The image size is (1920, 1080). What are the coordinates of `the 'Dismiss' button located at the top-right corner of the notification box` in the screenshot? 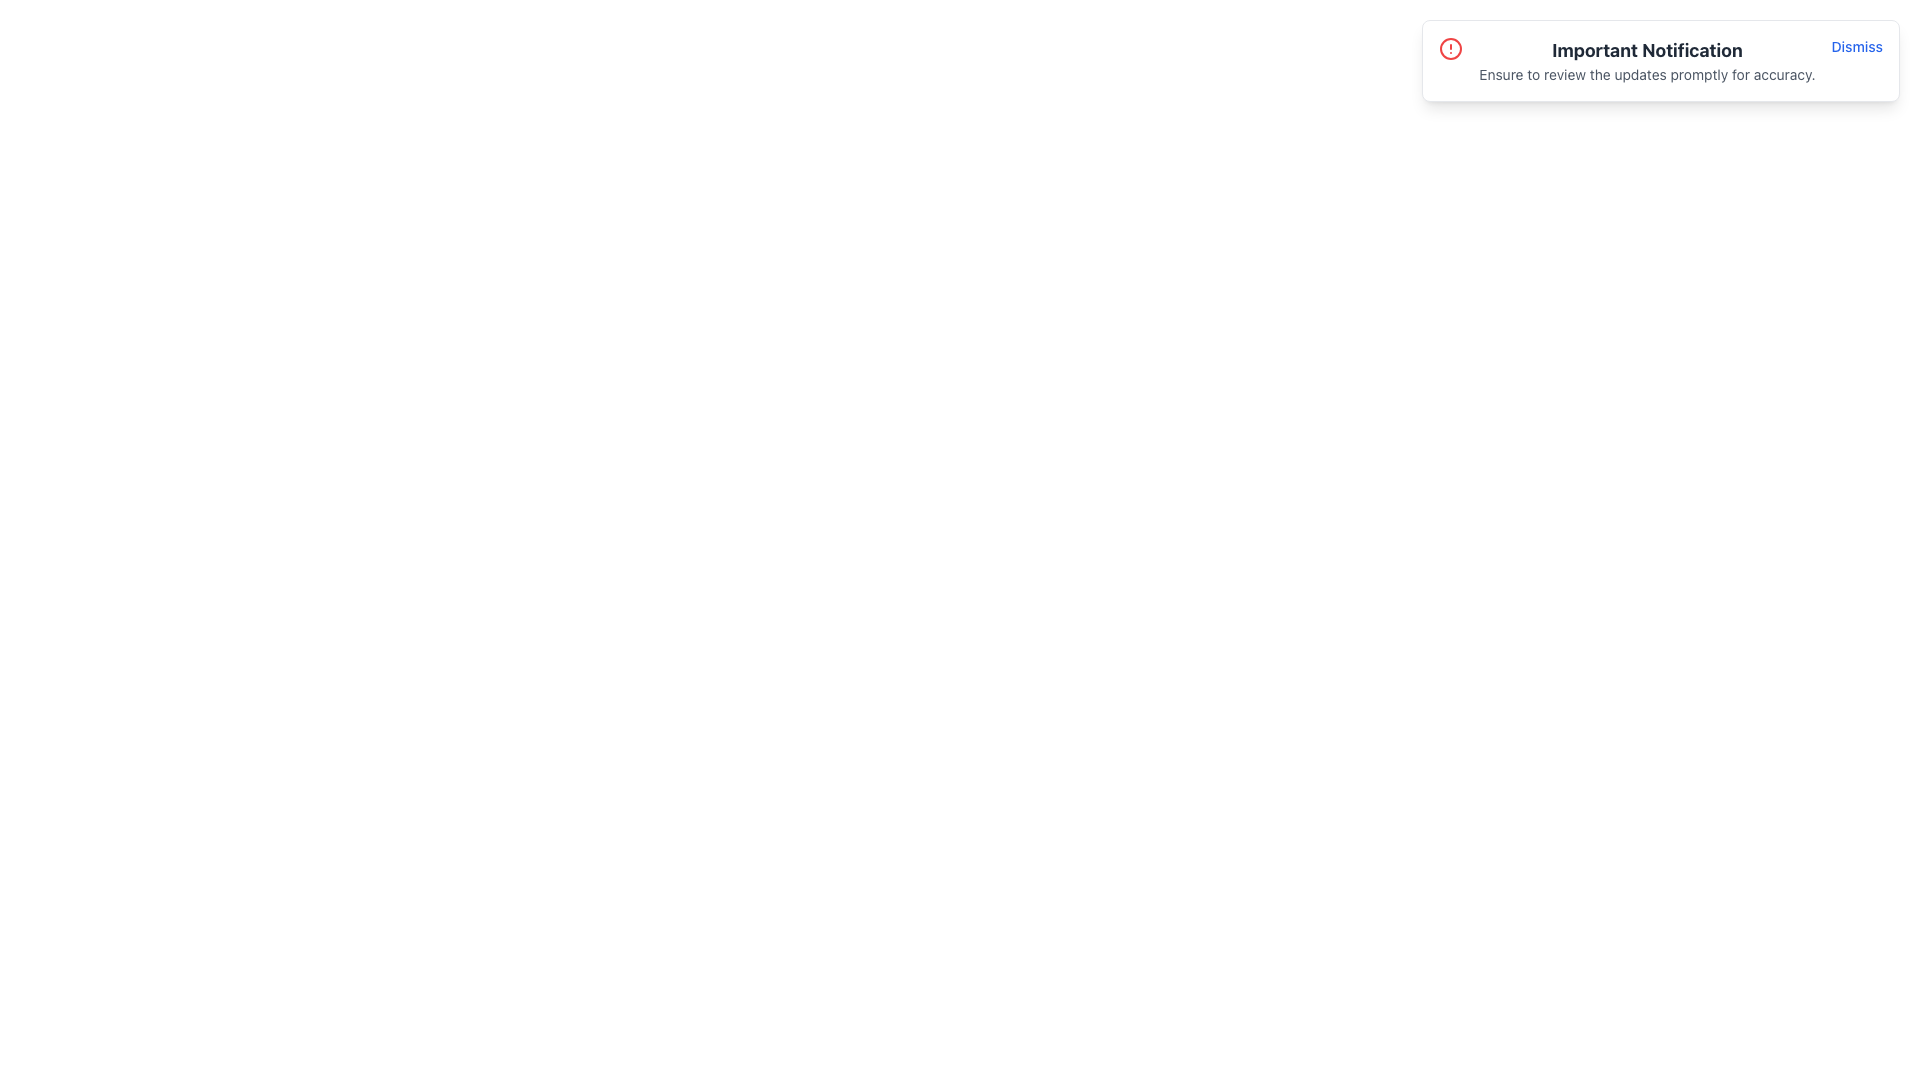 It's located at (1856, 45).